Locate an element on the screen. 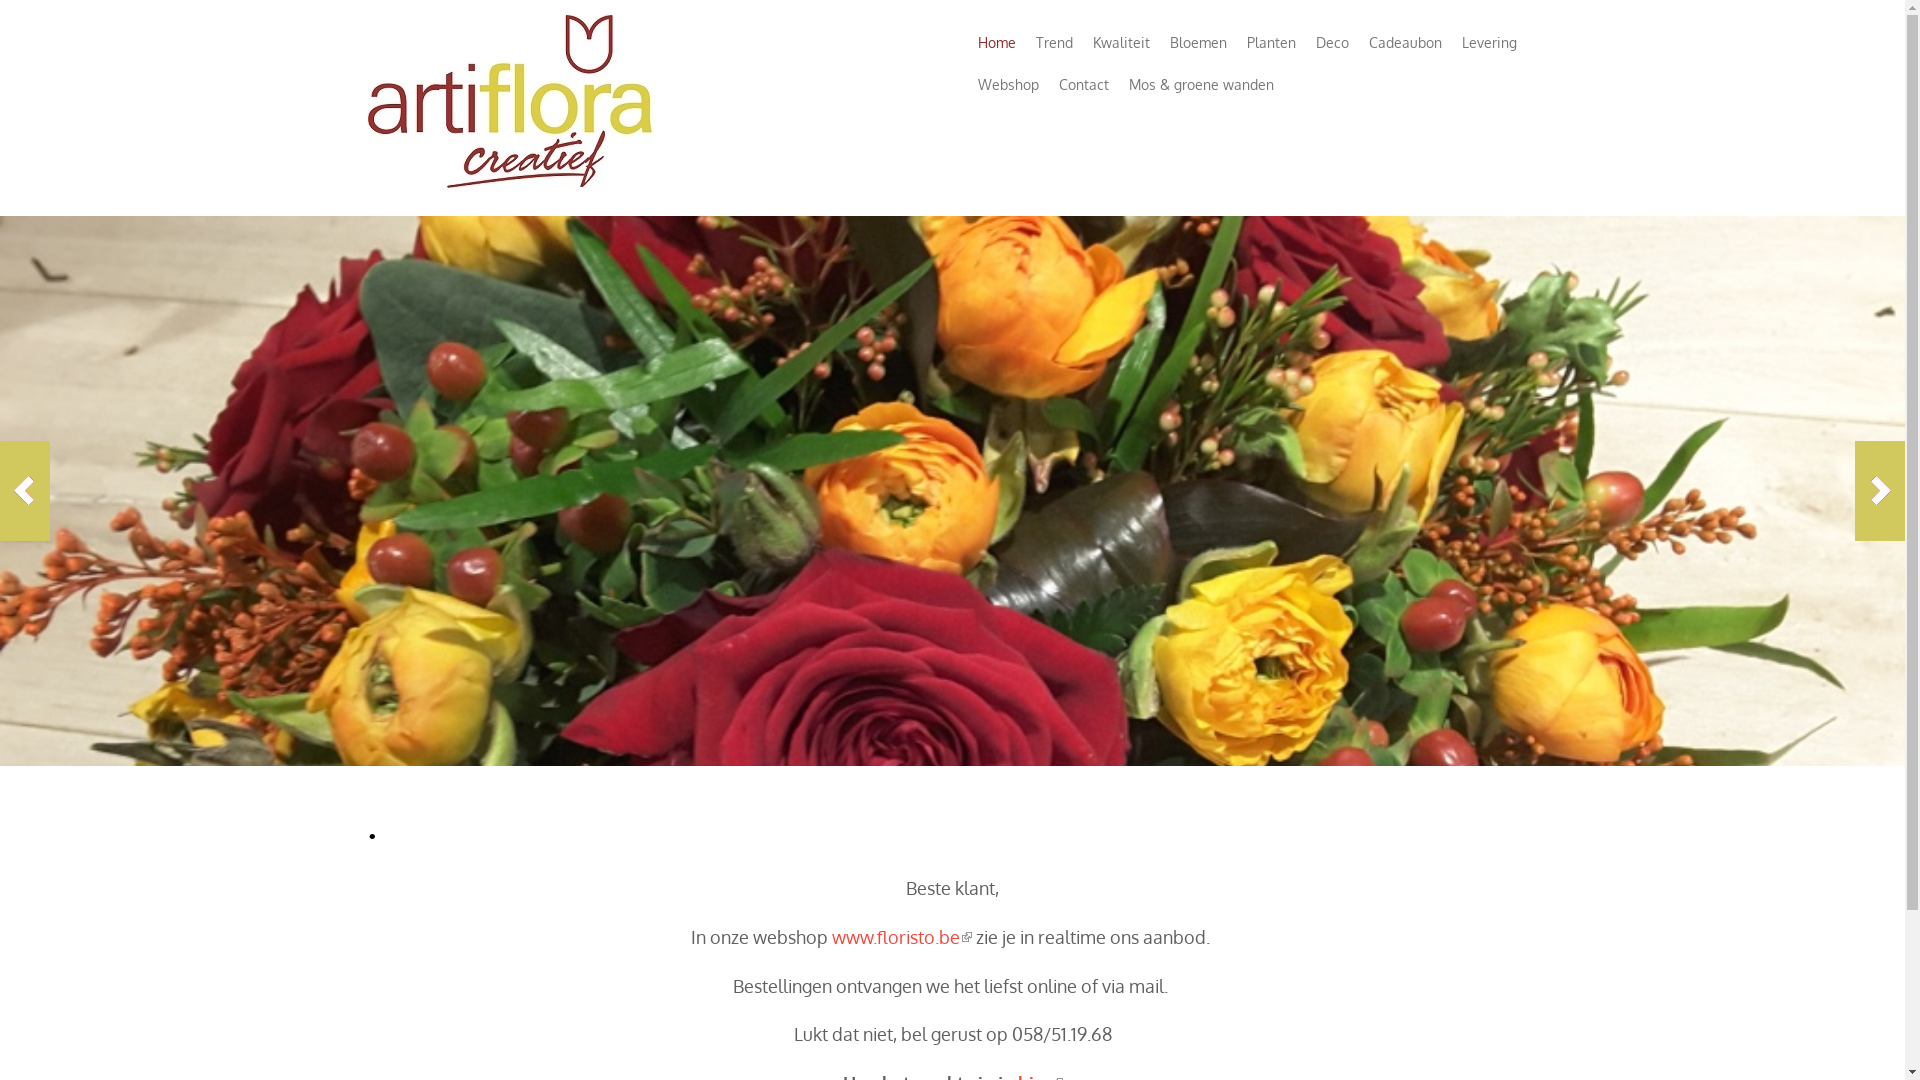 This screenshot has height=1080, width=1920. 'Cadeaubon' is located at coordinates (1403, 42).